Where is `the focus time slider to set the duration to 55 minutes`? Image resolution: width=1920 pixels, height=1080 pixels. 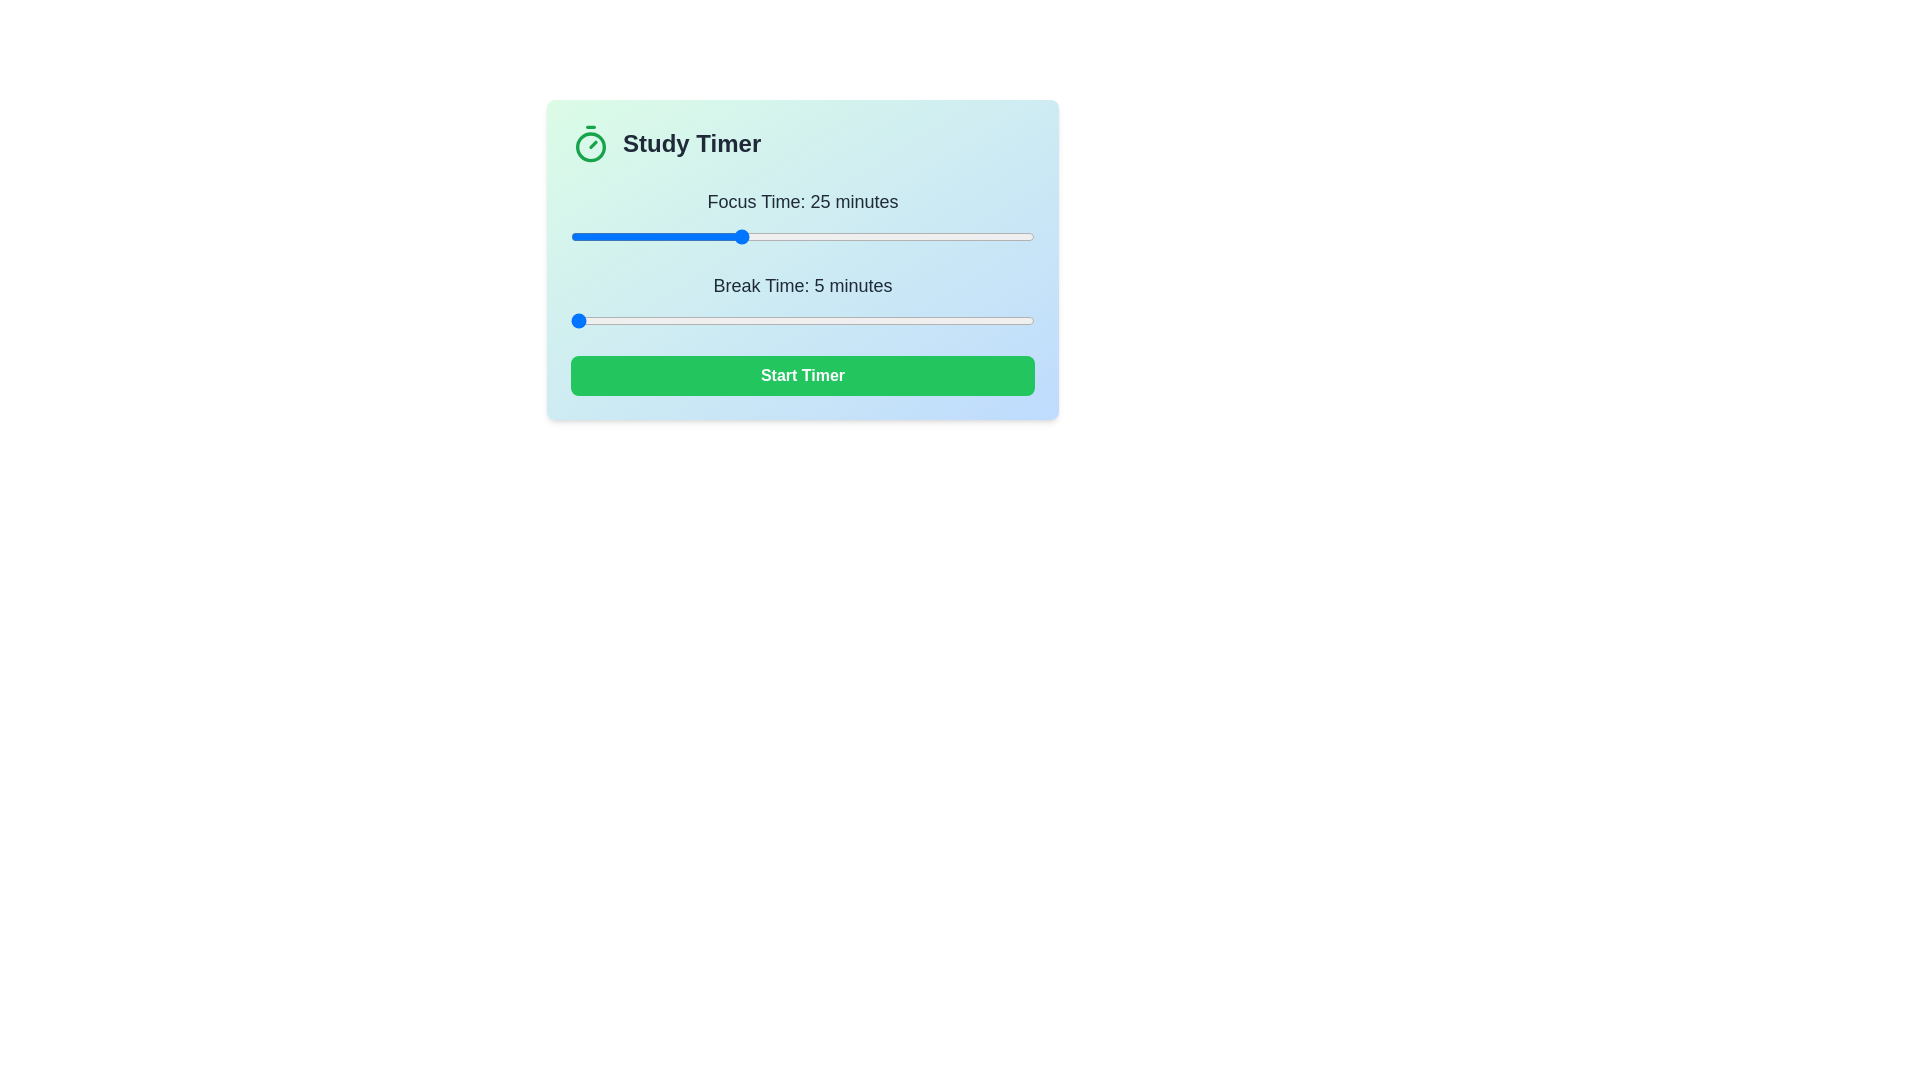
the focus time slider to set the duration to 55 minutes is located at coordinates (992, 235).